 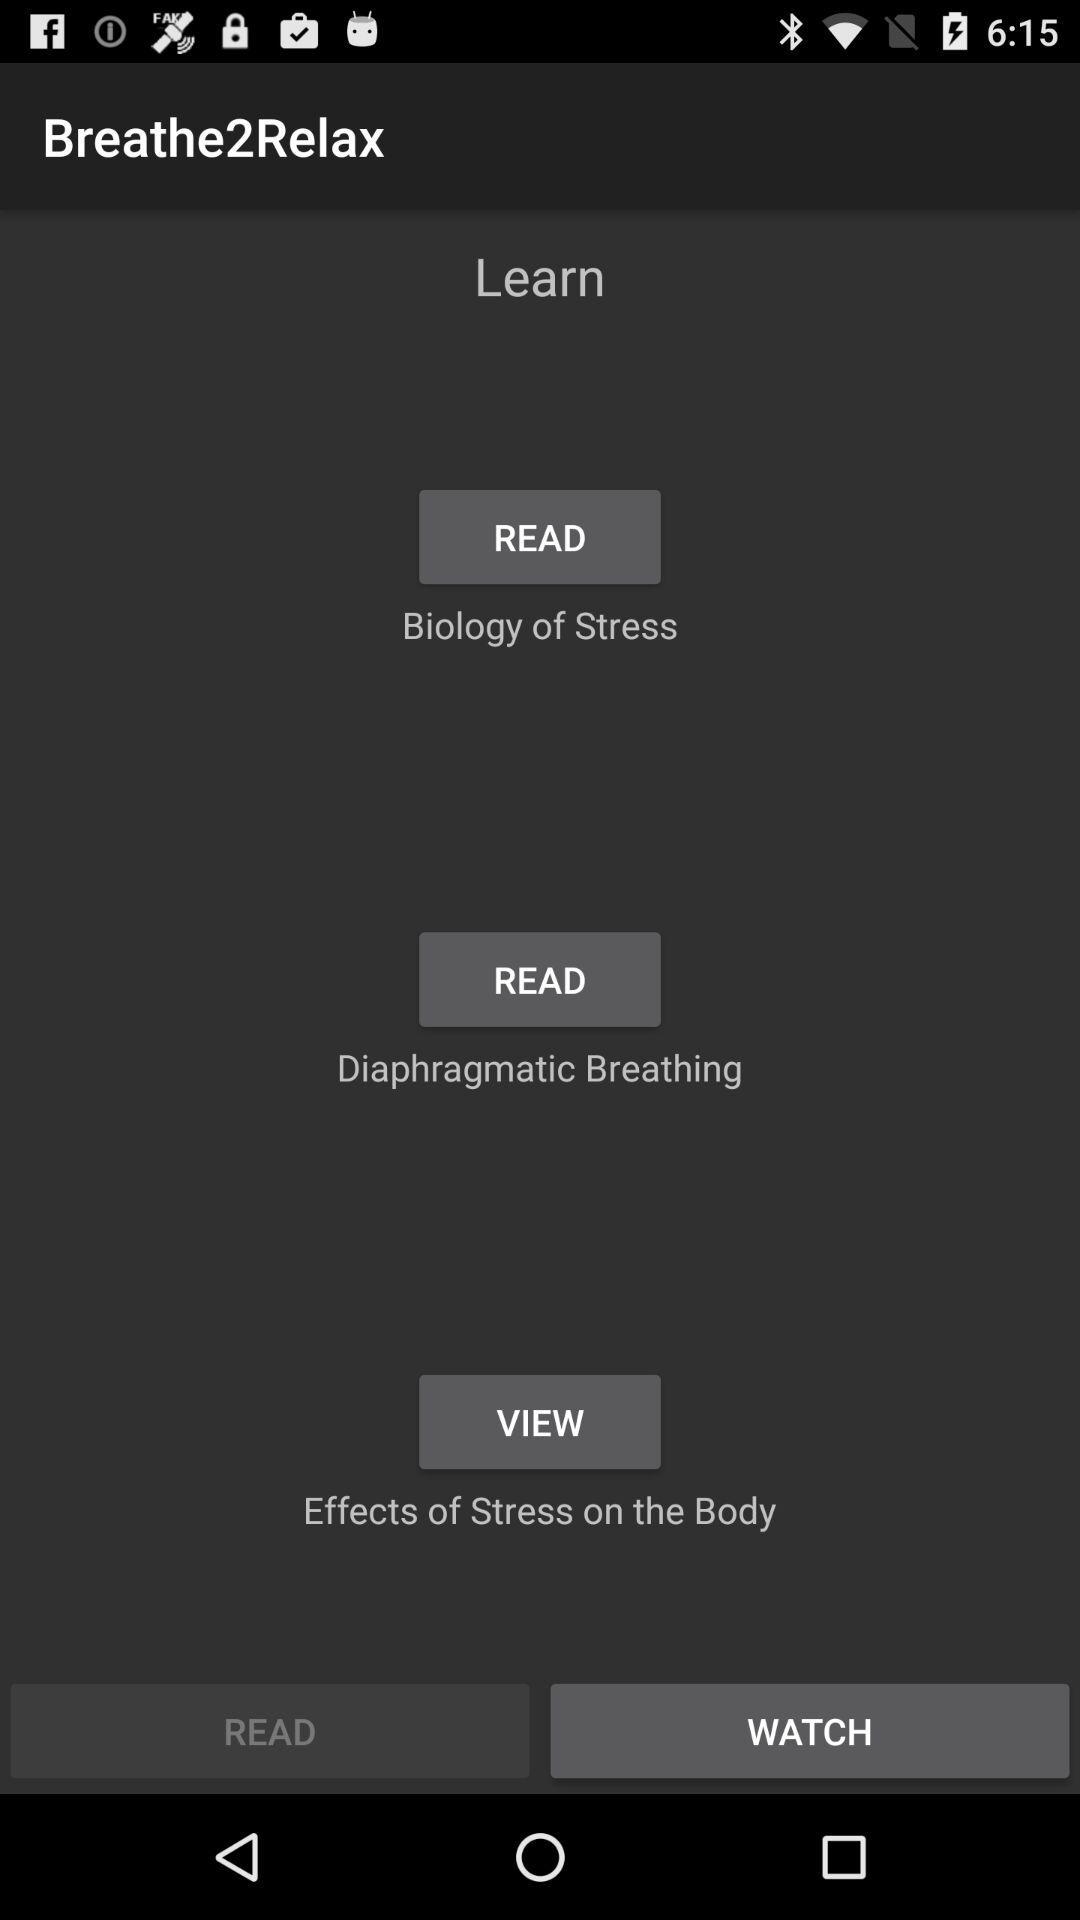 What do you see at coordinates (810, 1730) in the screenshot?
I see `the watch at the bottom right corner` at bounding box center [810, 1730].